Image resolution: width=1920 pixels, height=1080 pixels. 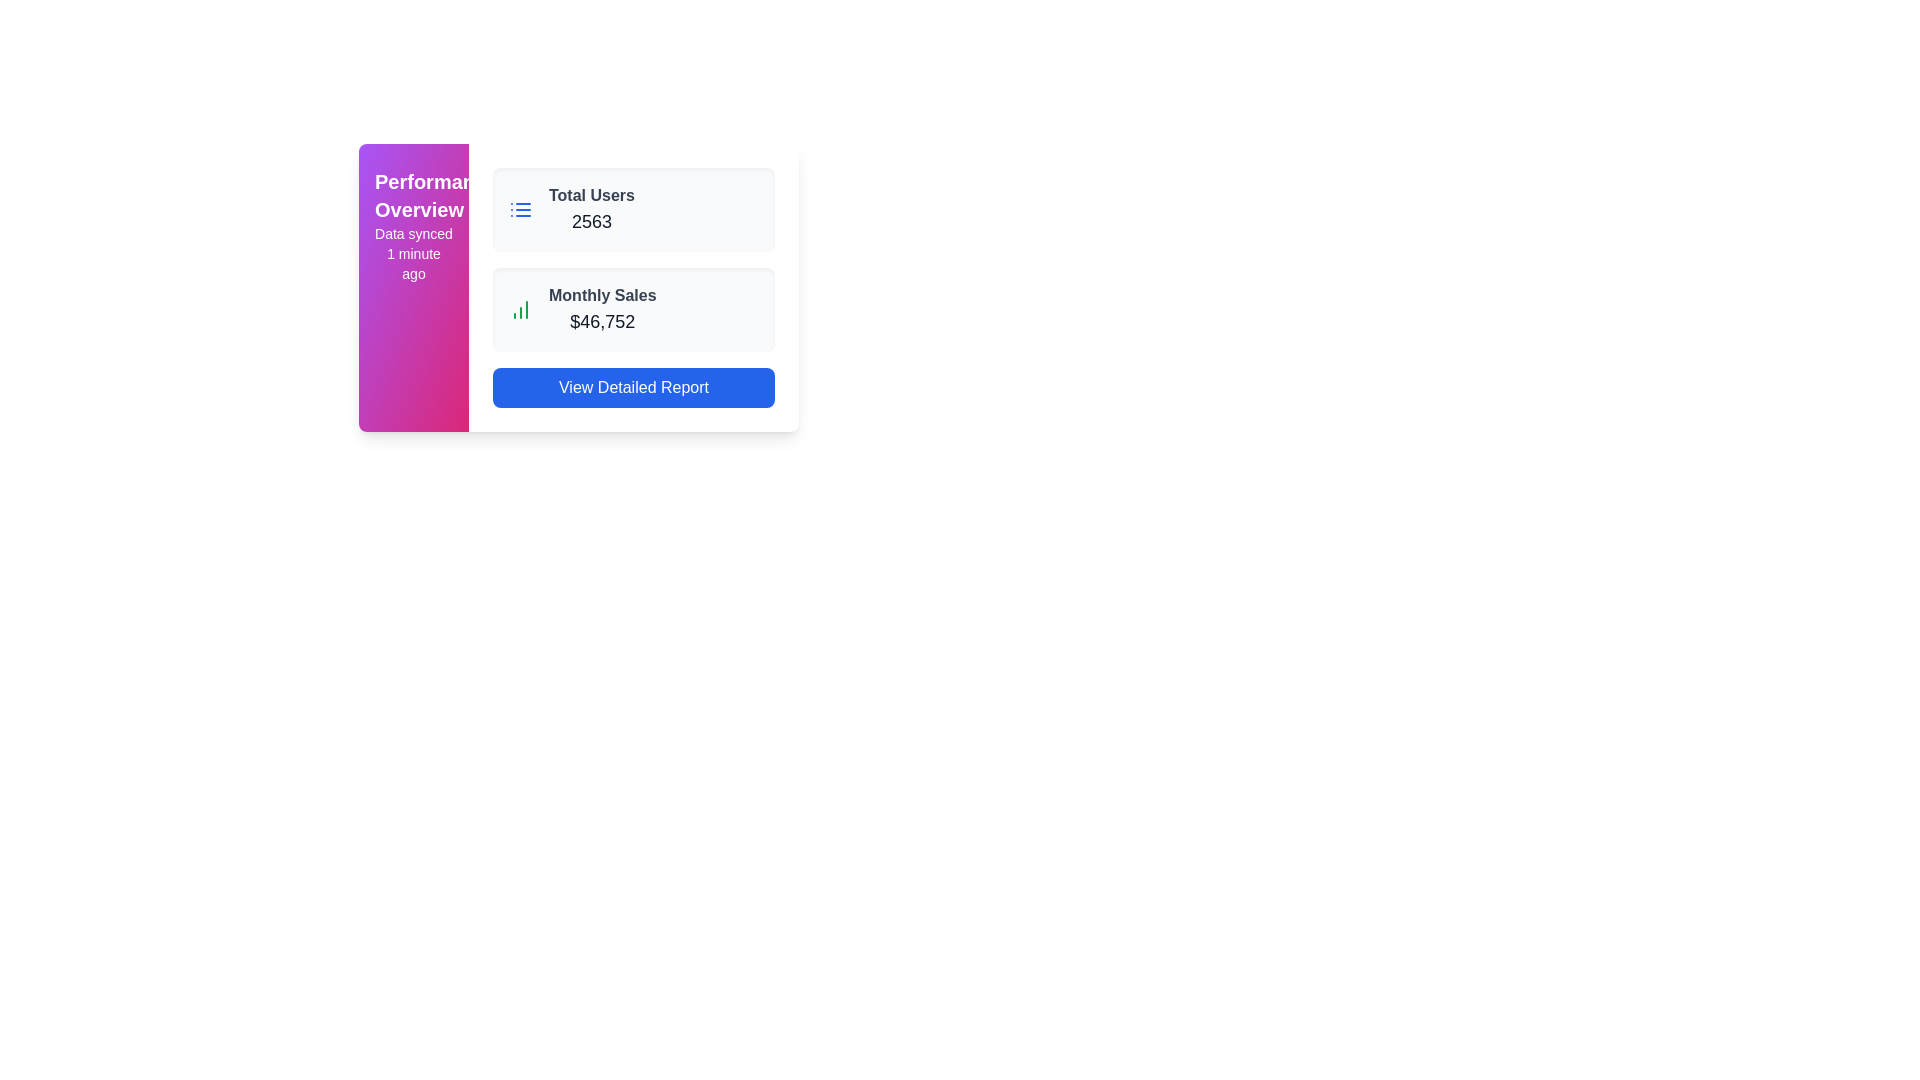 I want to click on the bold, white 'Performance Overview' static text displayed on a gradient background transitioning from purple to pink, located above the 'Data synced 1 minute ago' text, so click(x=412, y=196).